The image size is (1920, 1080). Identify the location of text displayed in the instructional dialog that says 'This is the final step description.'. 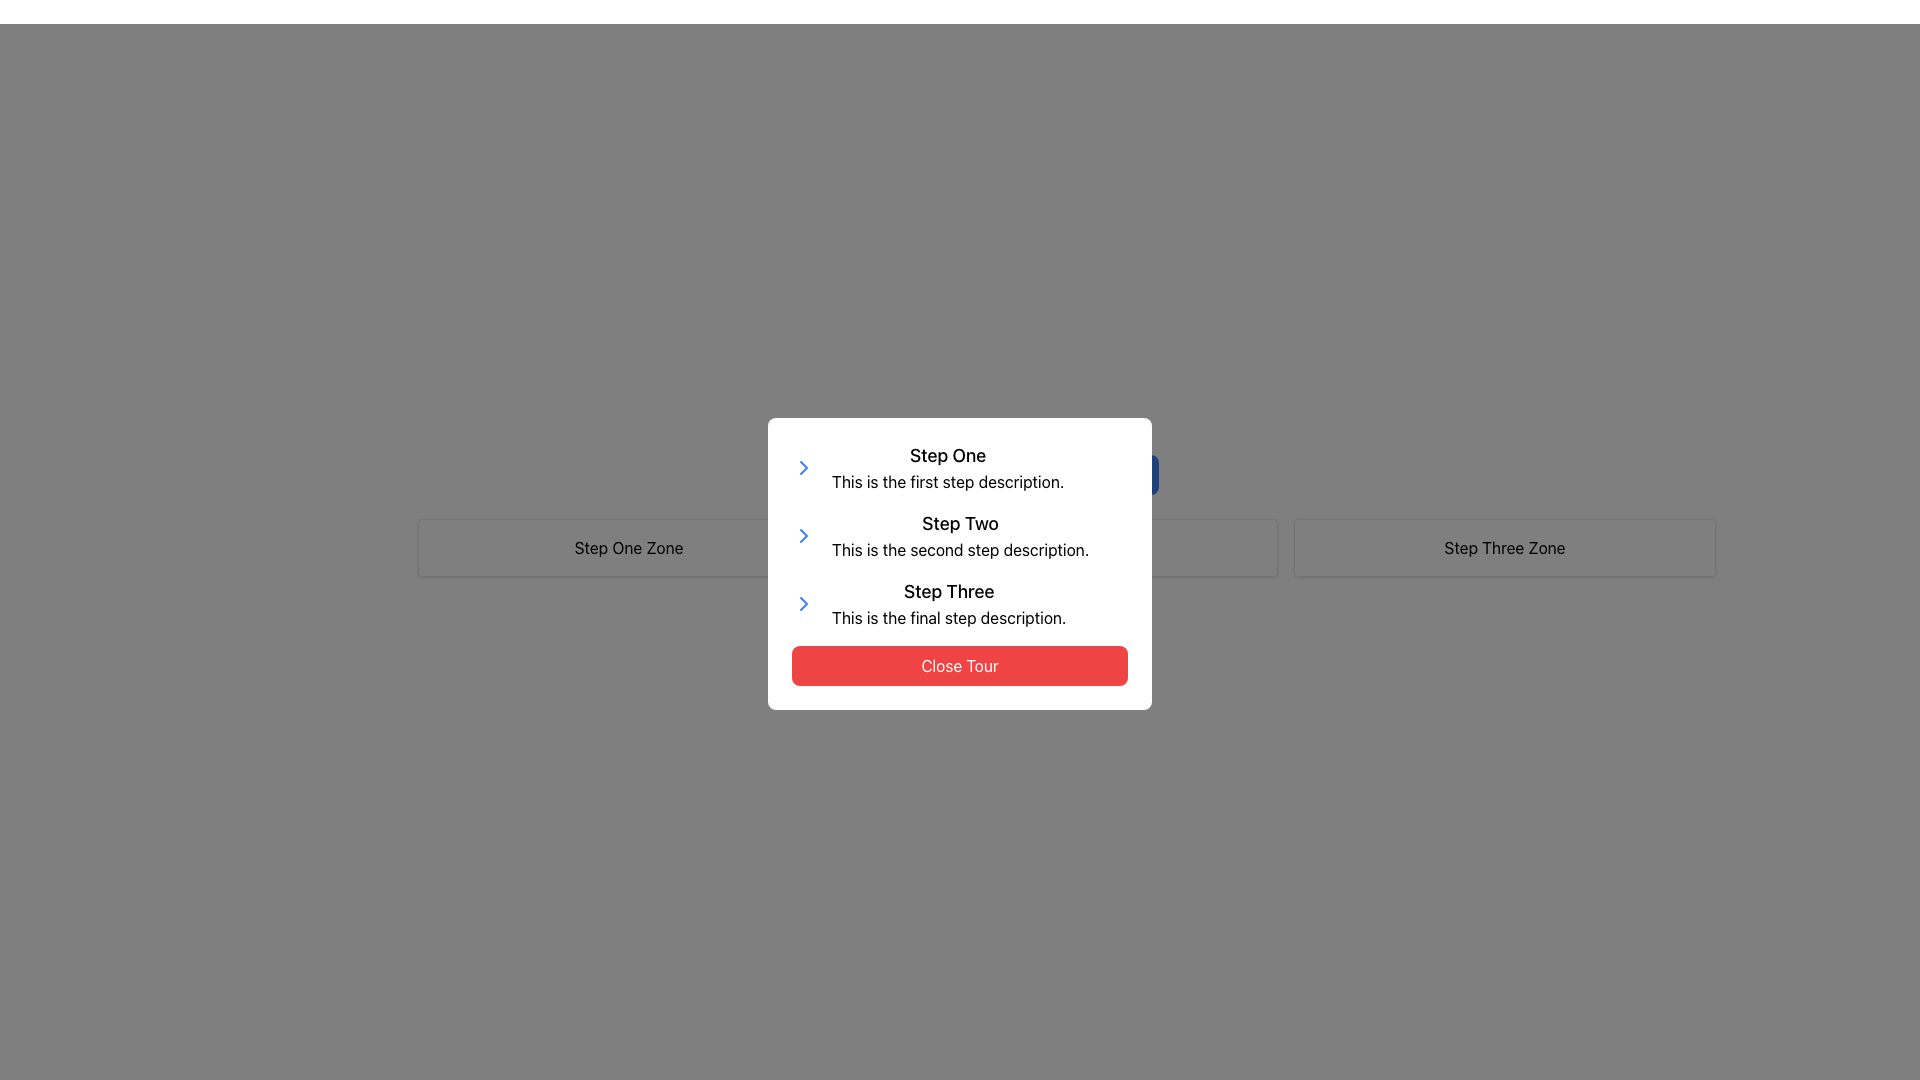
(948, 616).